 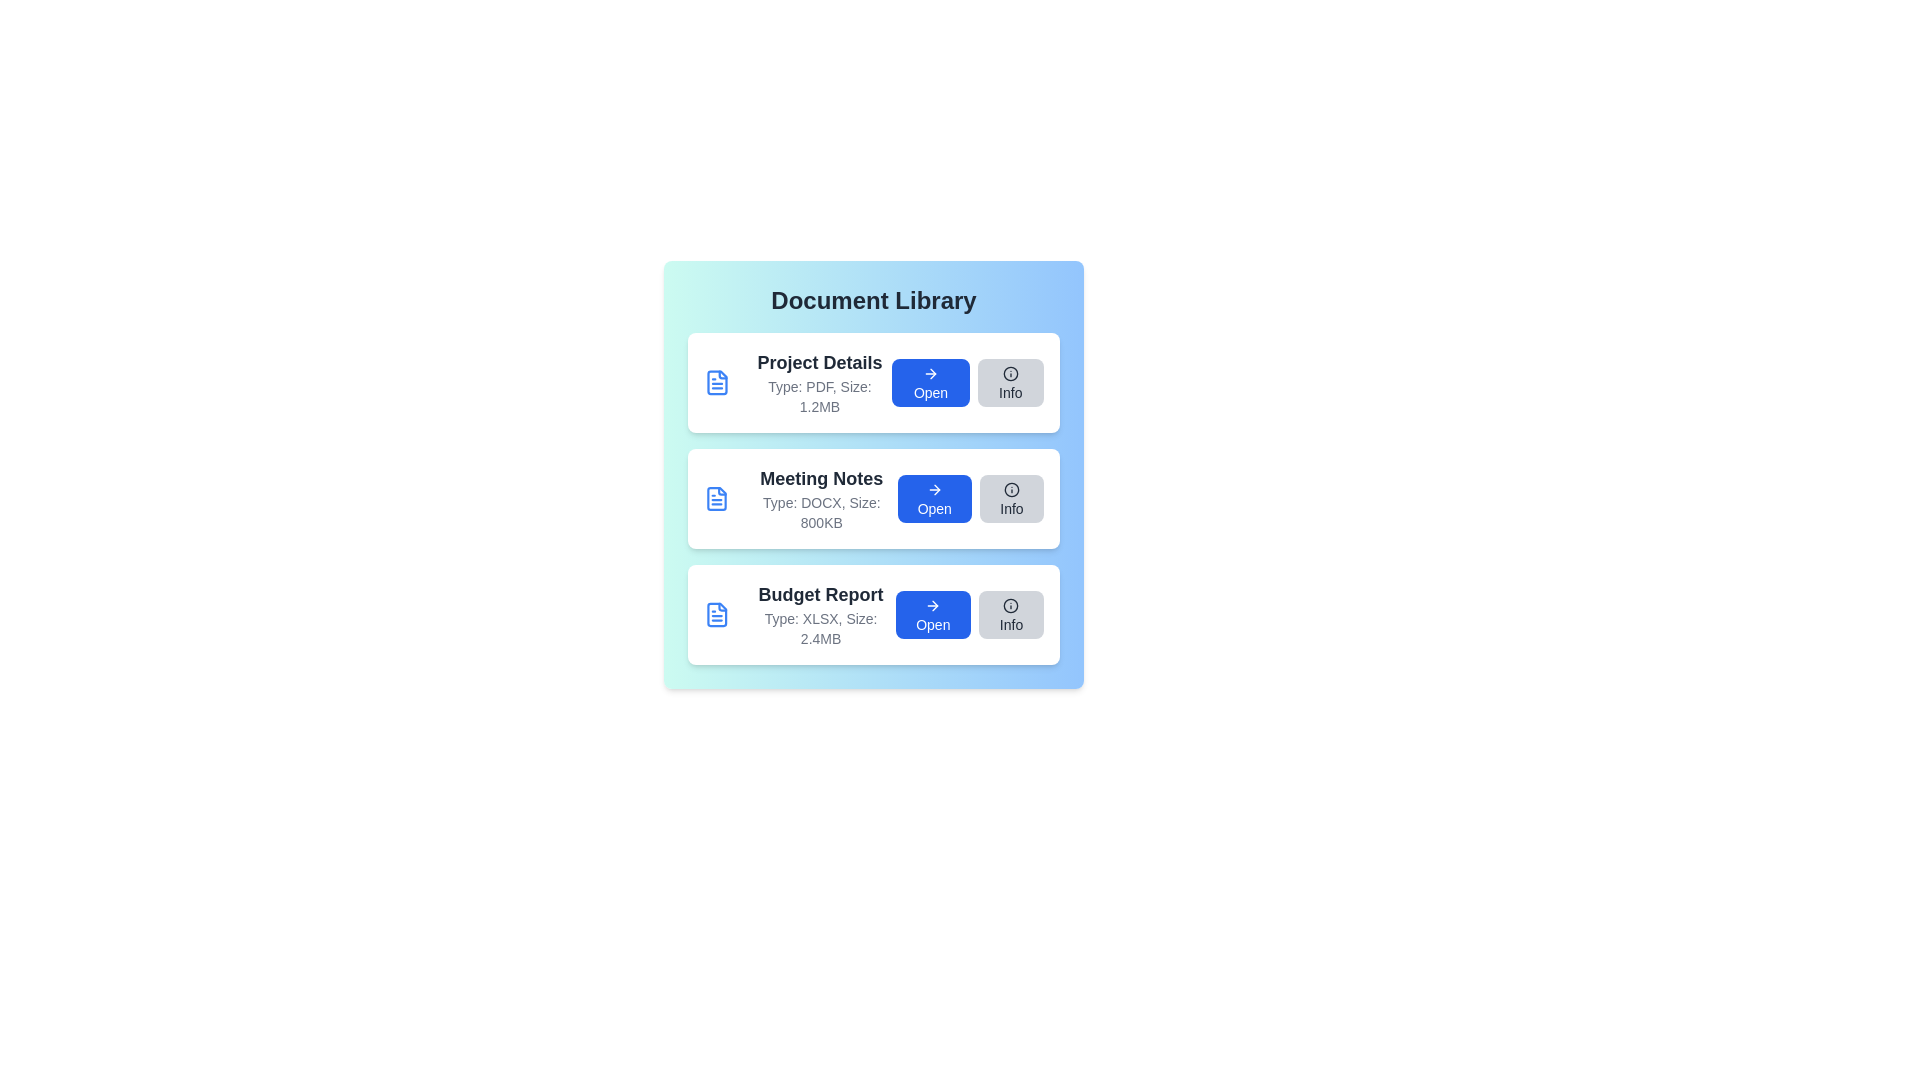 What do you see at coordinates (931, 613) in the screenshot?
I see `the 'Open' button for the document named Budget Report` at bounding box center [931, 613].